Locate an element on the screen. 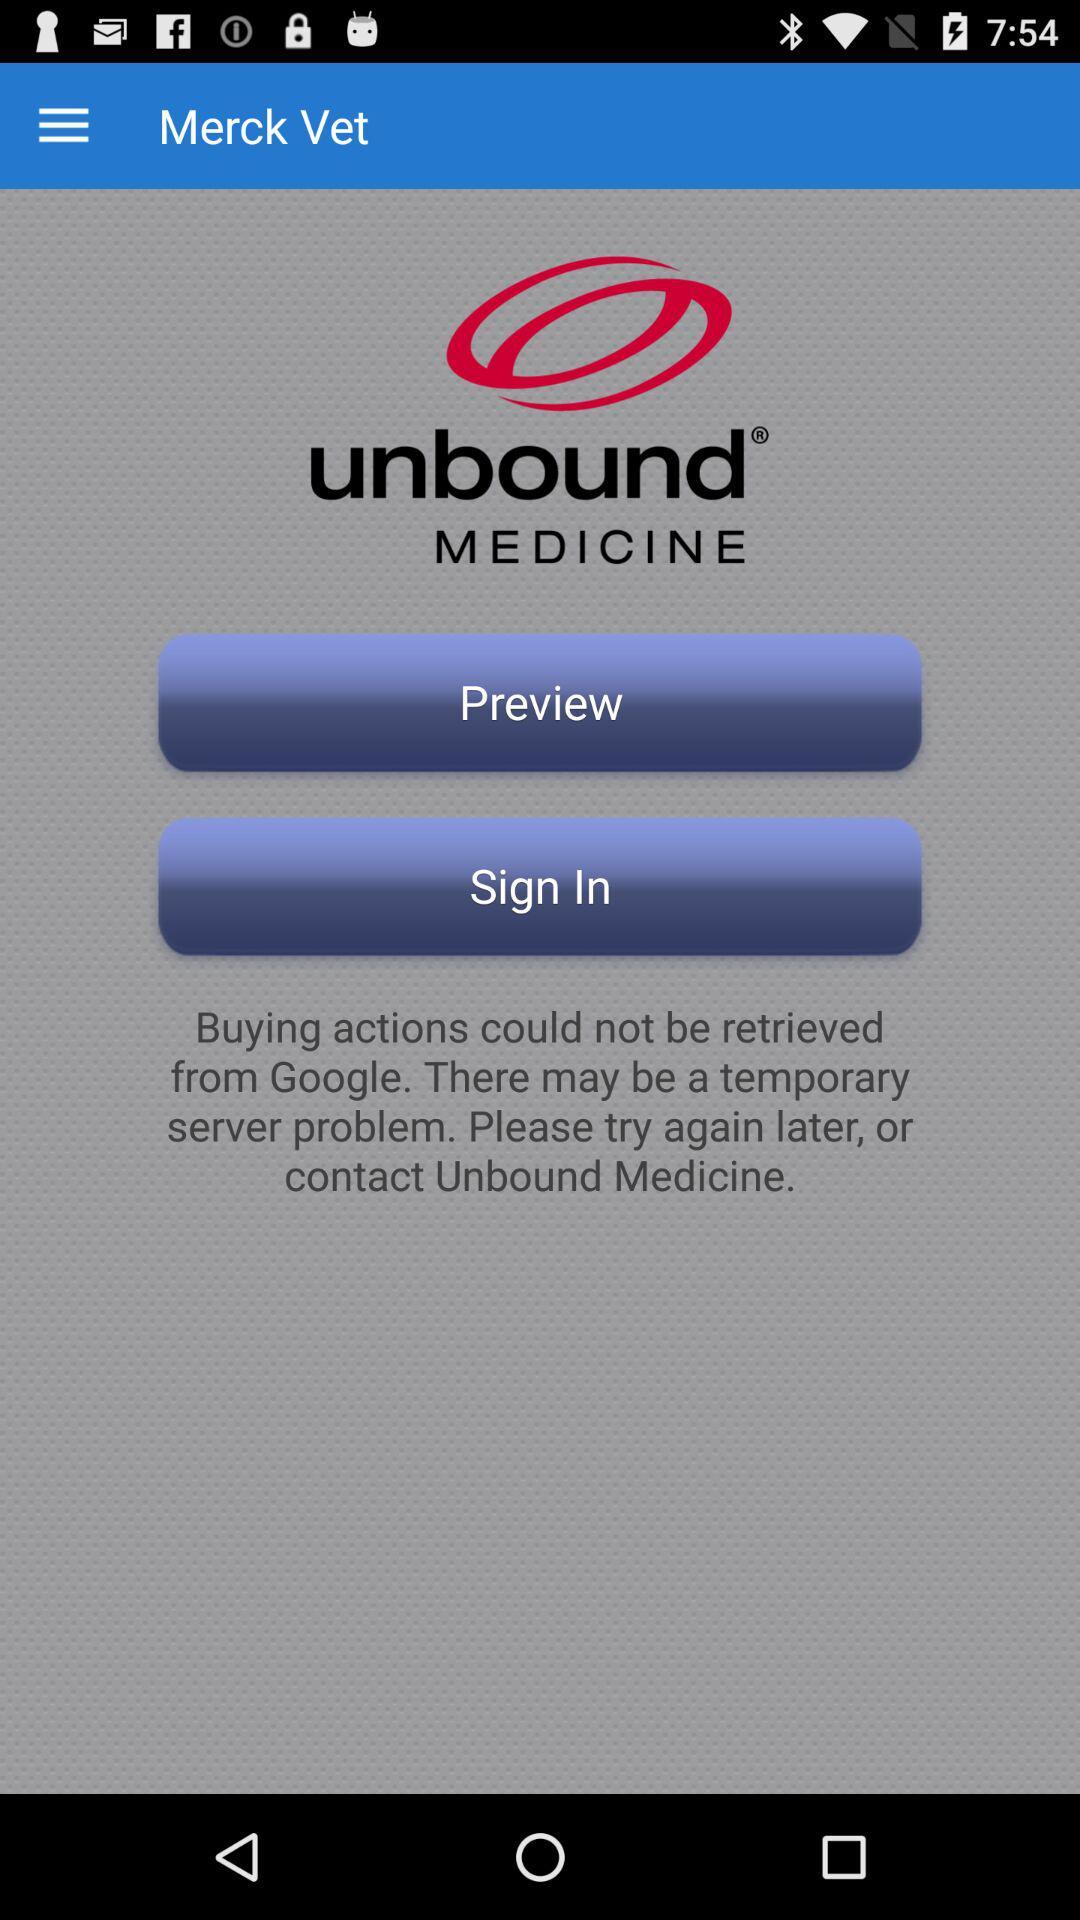 The image size is (1080, 1920). the preview icon is located at coordinates (540, 708).